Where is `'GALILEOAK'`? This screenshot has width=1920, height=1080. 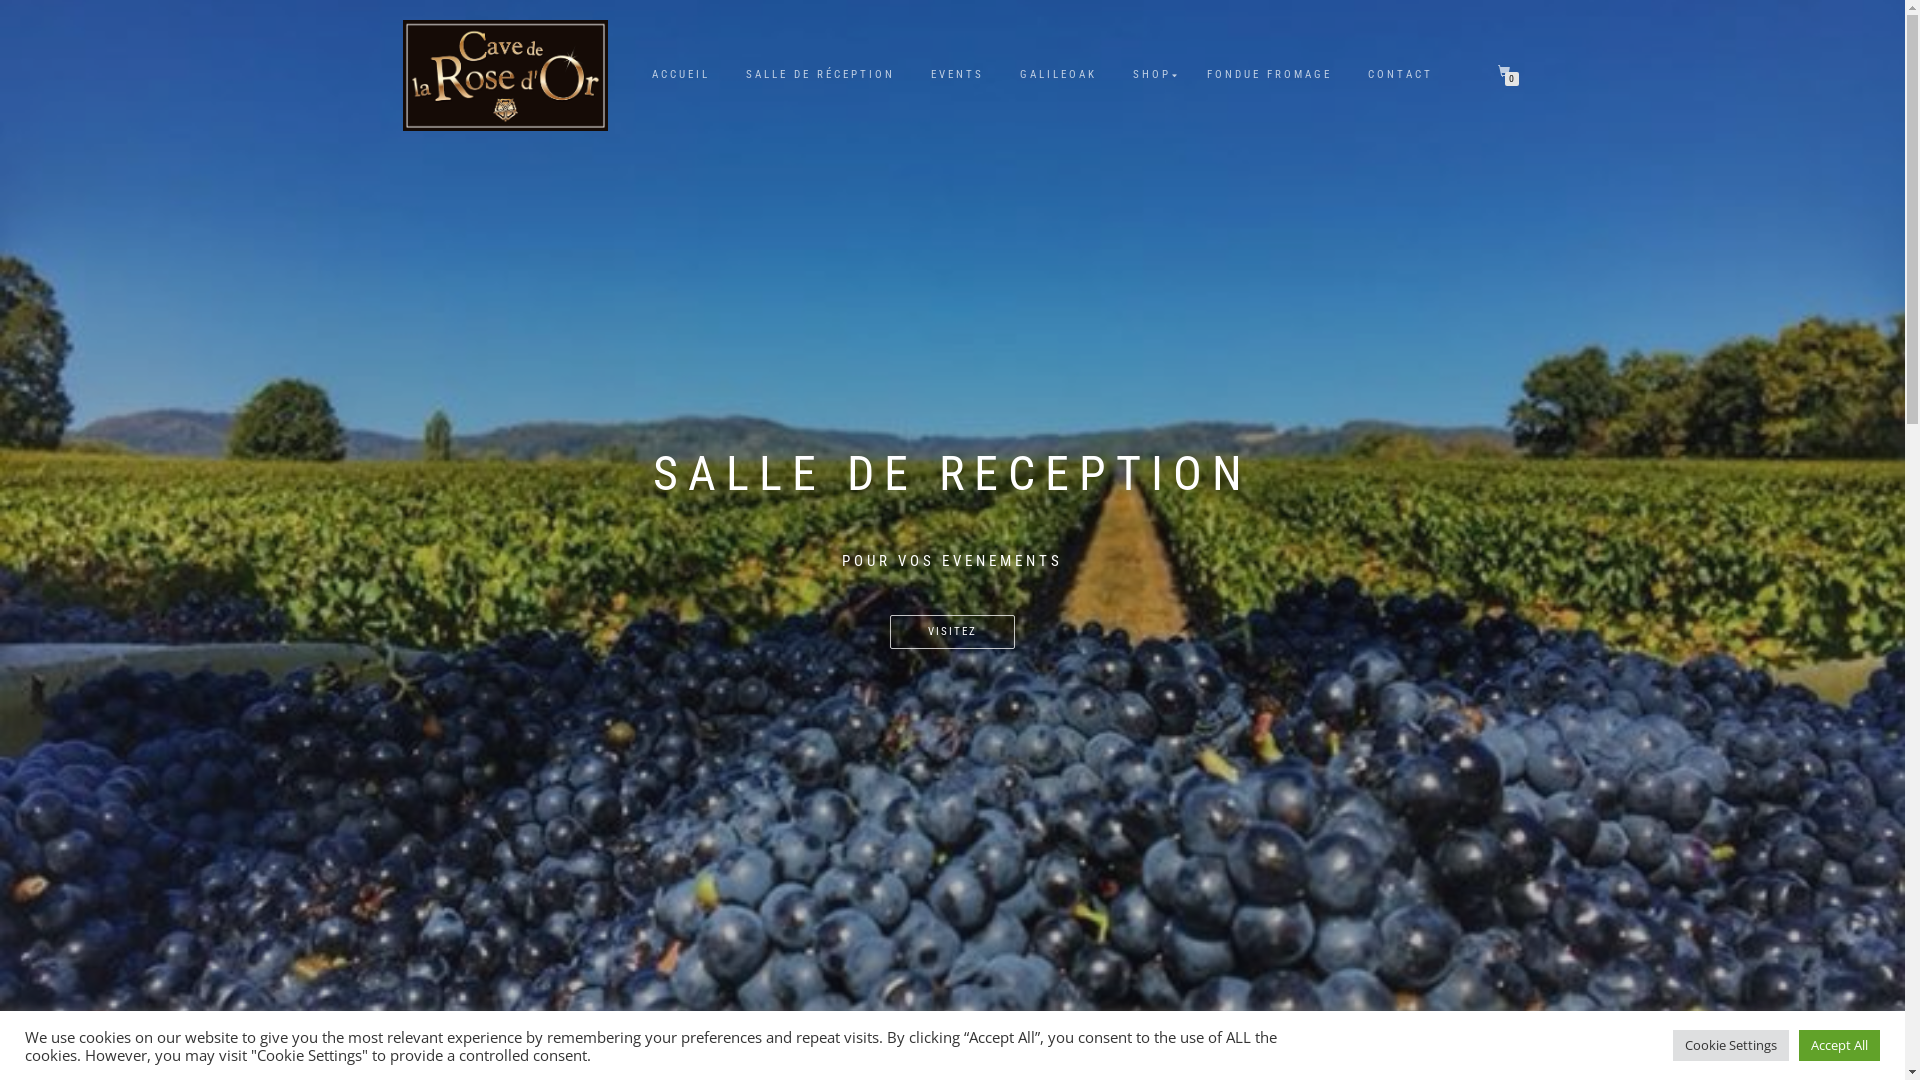 'GALILEOAK' is located at coordinates (1056, 73).